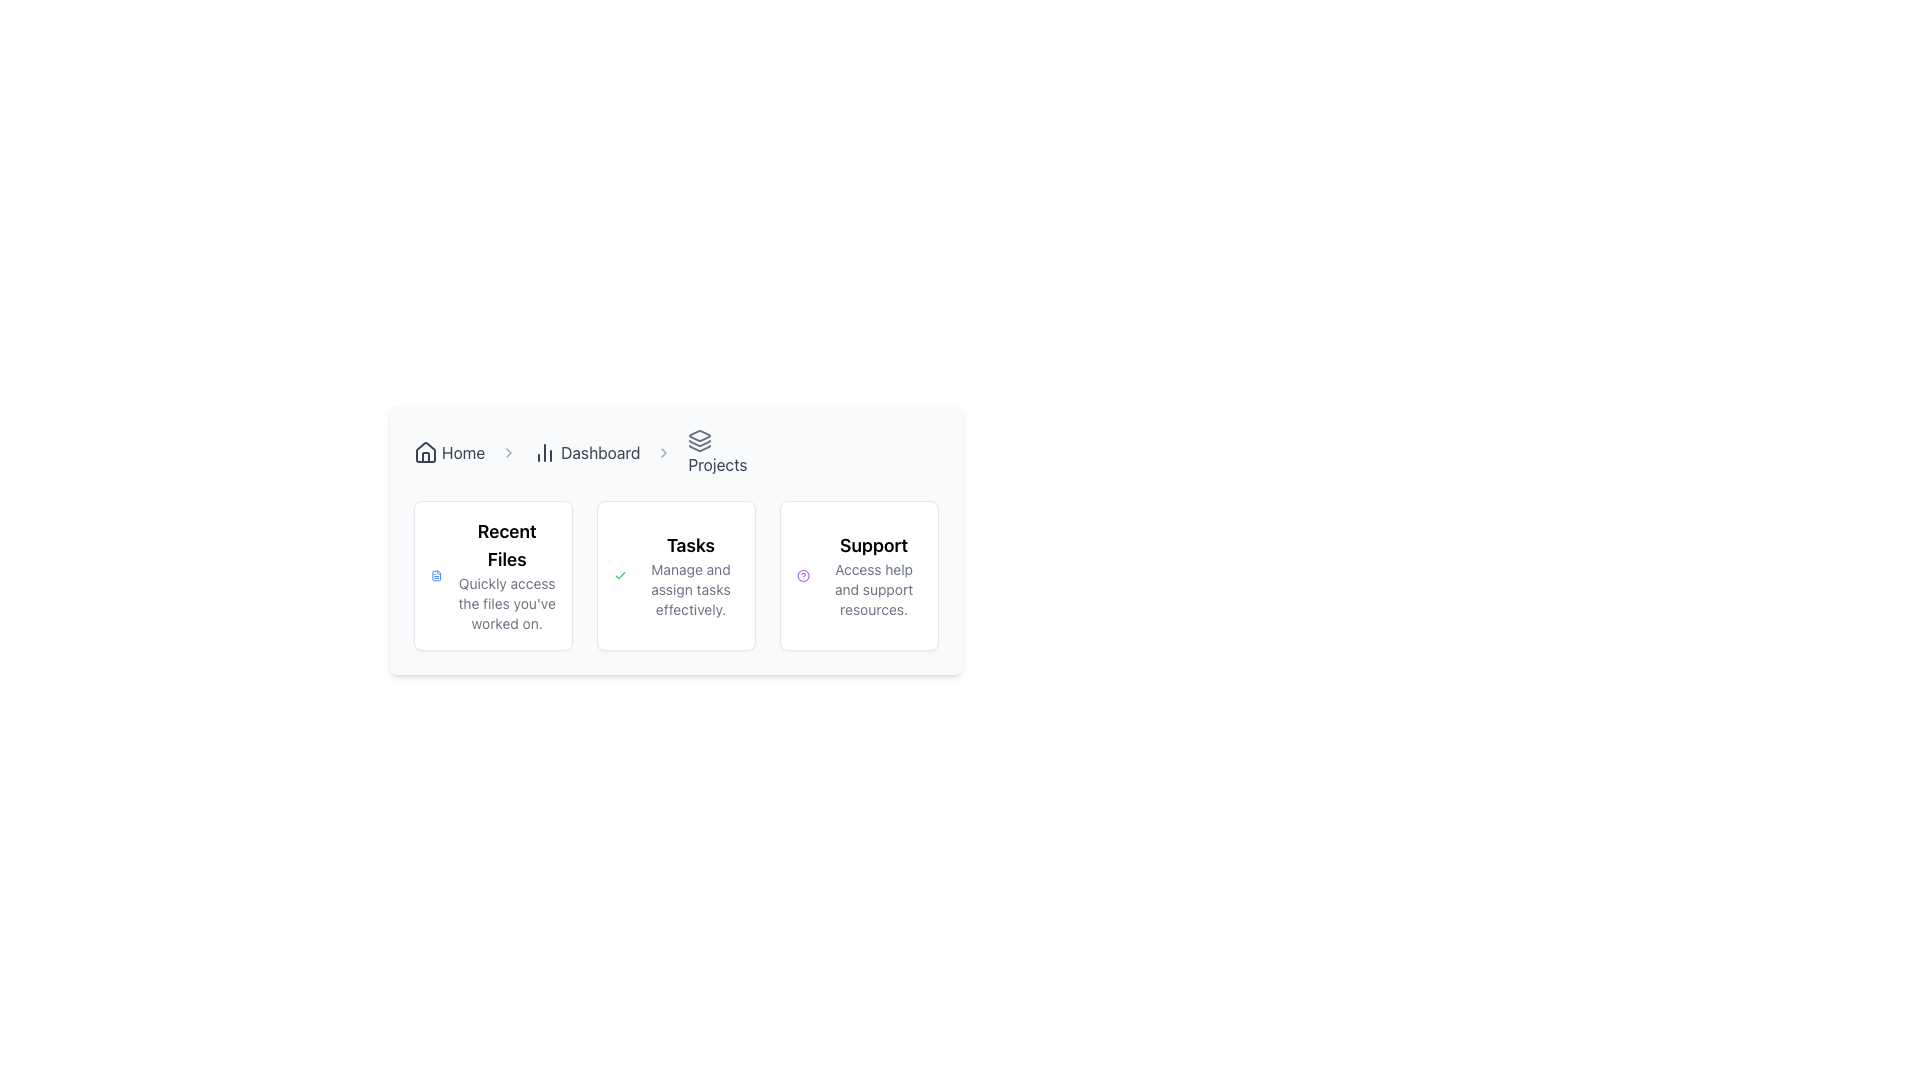 The width and height of the screenshot is (1920, 1080). What do you see at coordinates (425, 452) in the screenshot?
I see `the home icon, which is a stylized house with a triangular roof and rectangular base, located in the navigation bar next to the text 'Home'` at bounding box center [425, 452].